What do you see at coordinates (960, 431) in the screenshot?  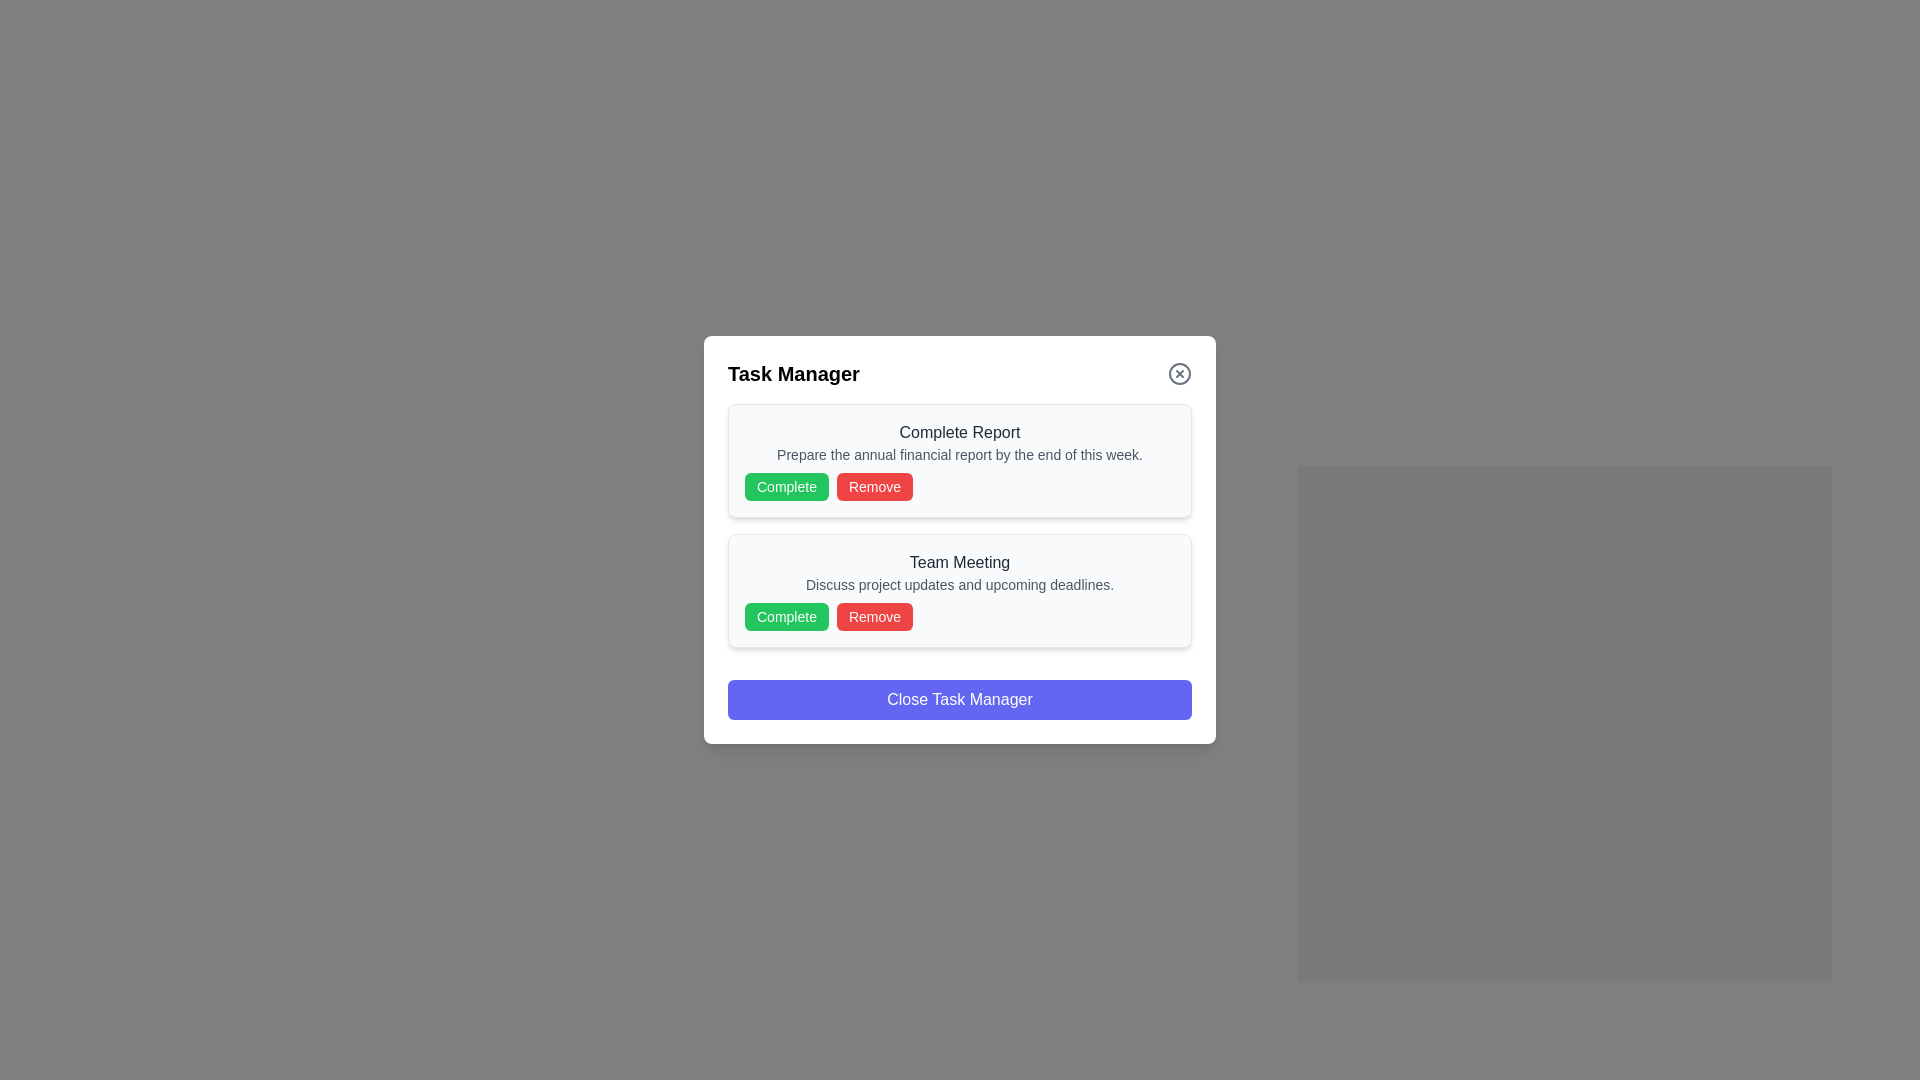 I see `the Text Label that serves as the title for the task 'Complete Report', which is located within the first card in the Task Manager interface` at bounding box center [960, 431].